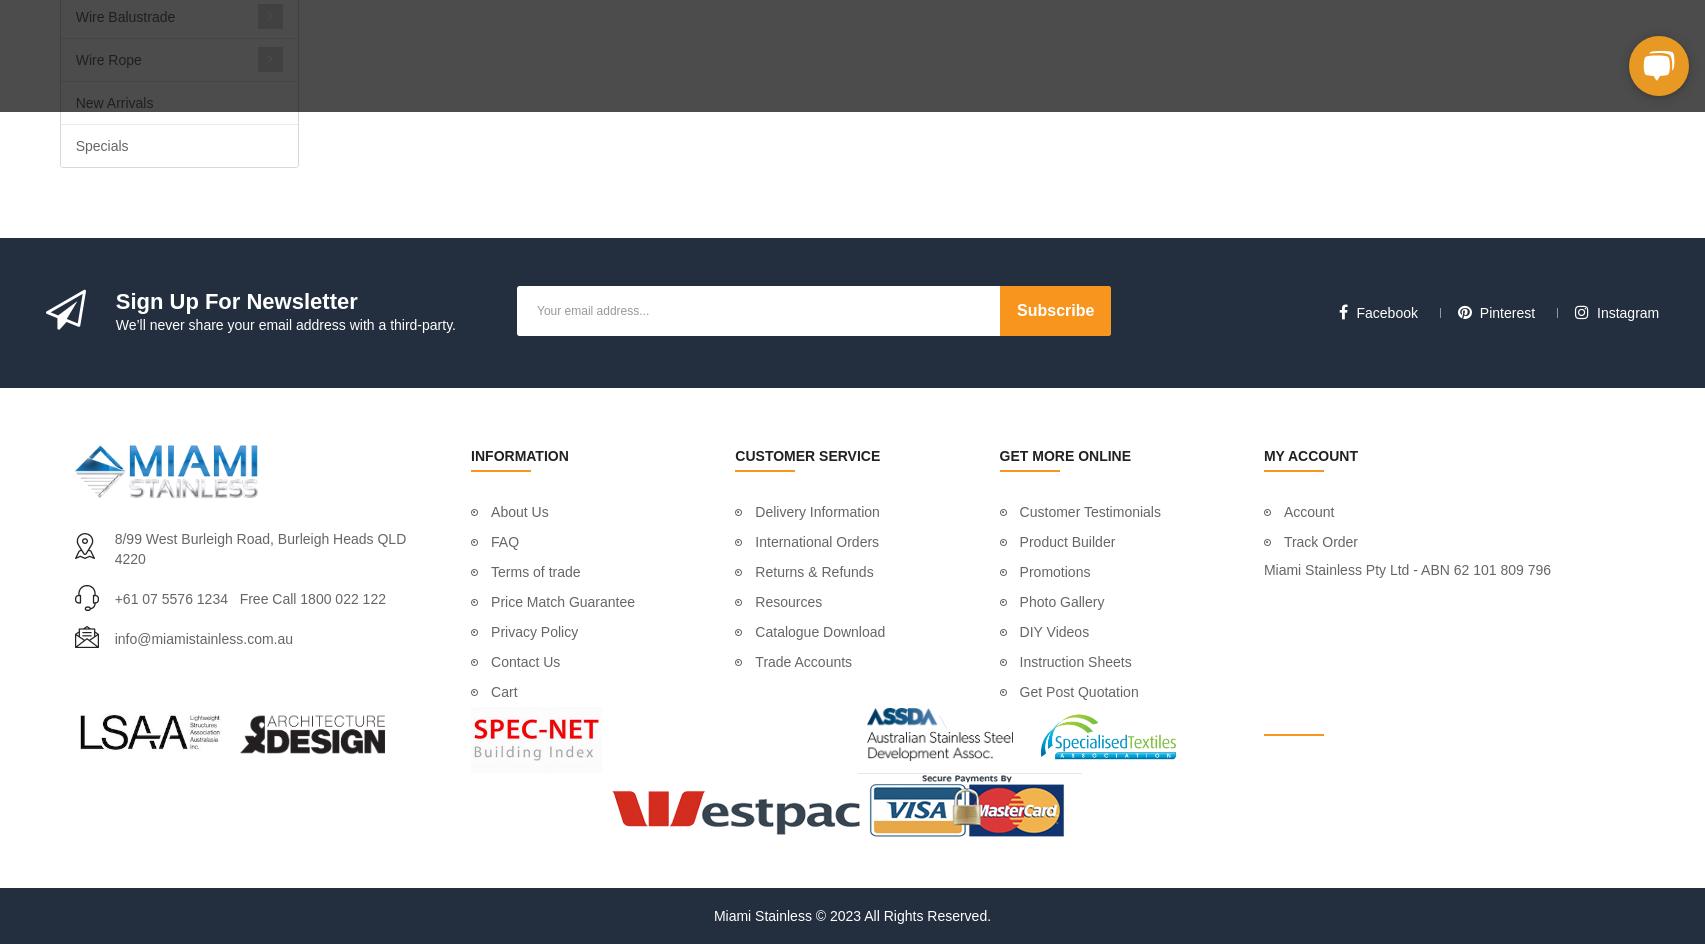 This screenshot has height=944, width=1705. I want to click on 'DIY Videos', so click(1053, 632).